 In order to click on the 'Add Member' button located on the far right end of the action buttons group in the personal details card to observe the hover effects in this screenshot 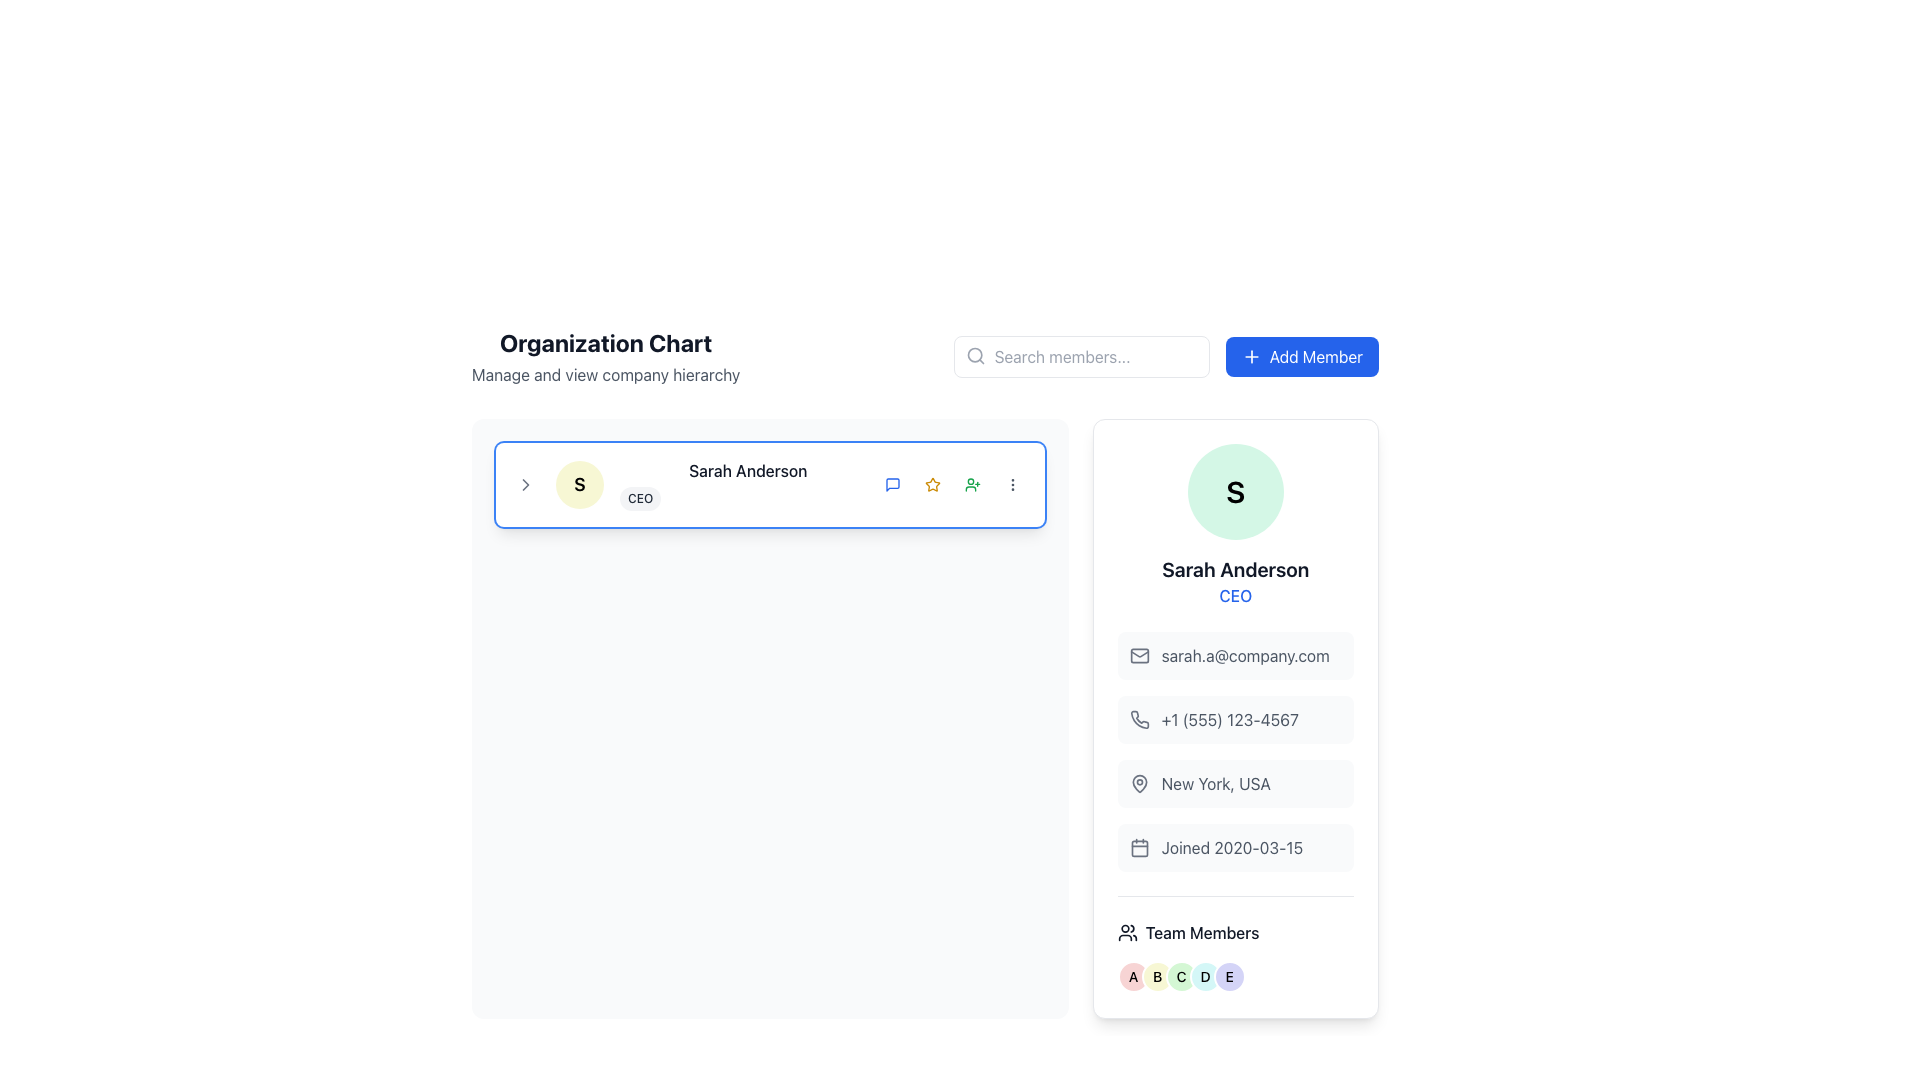, I will do `click(972, 485)`.